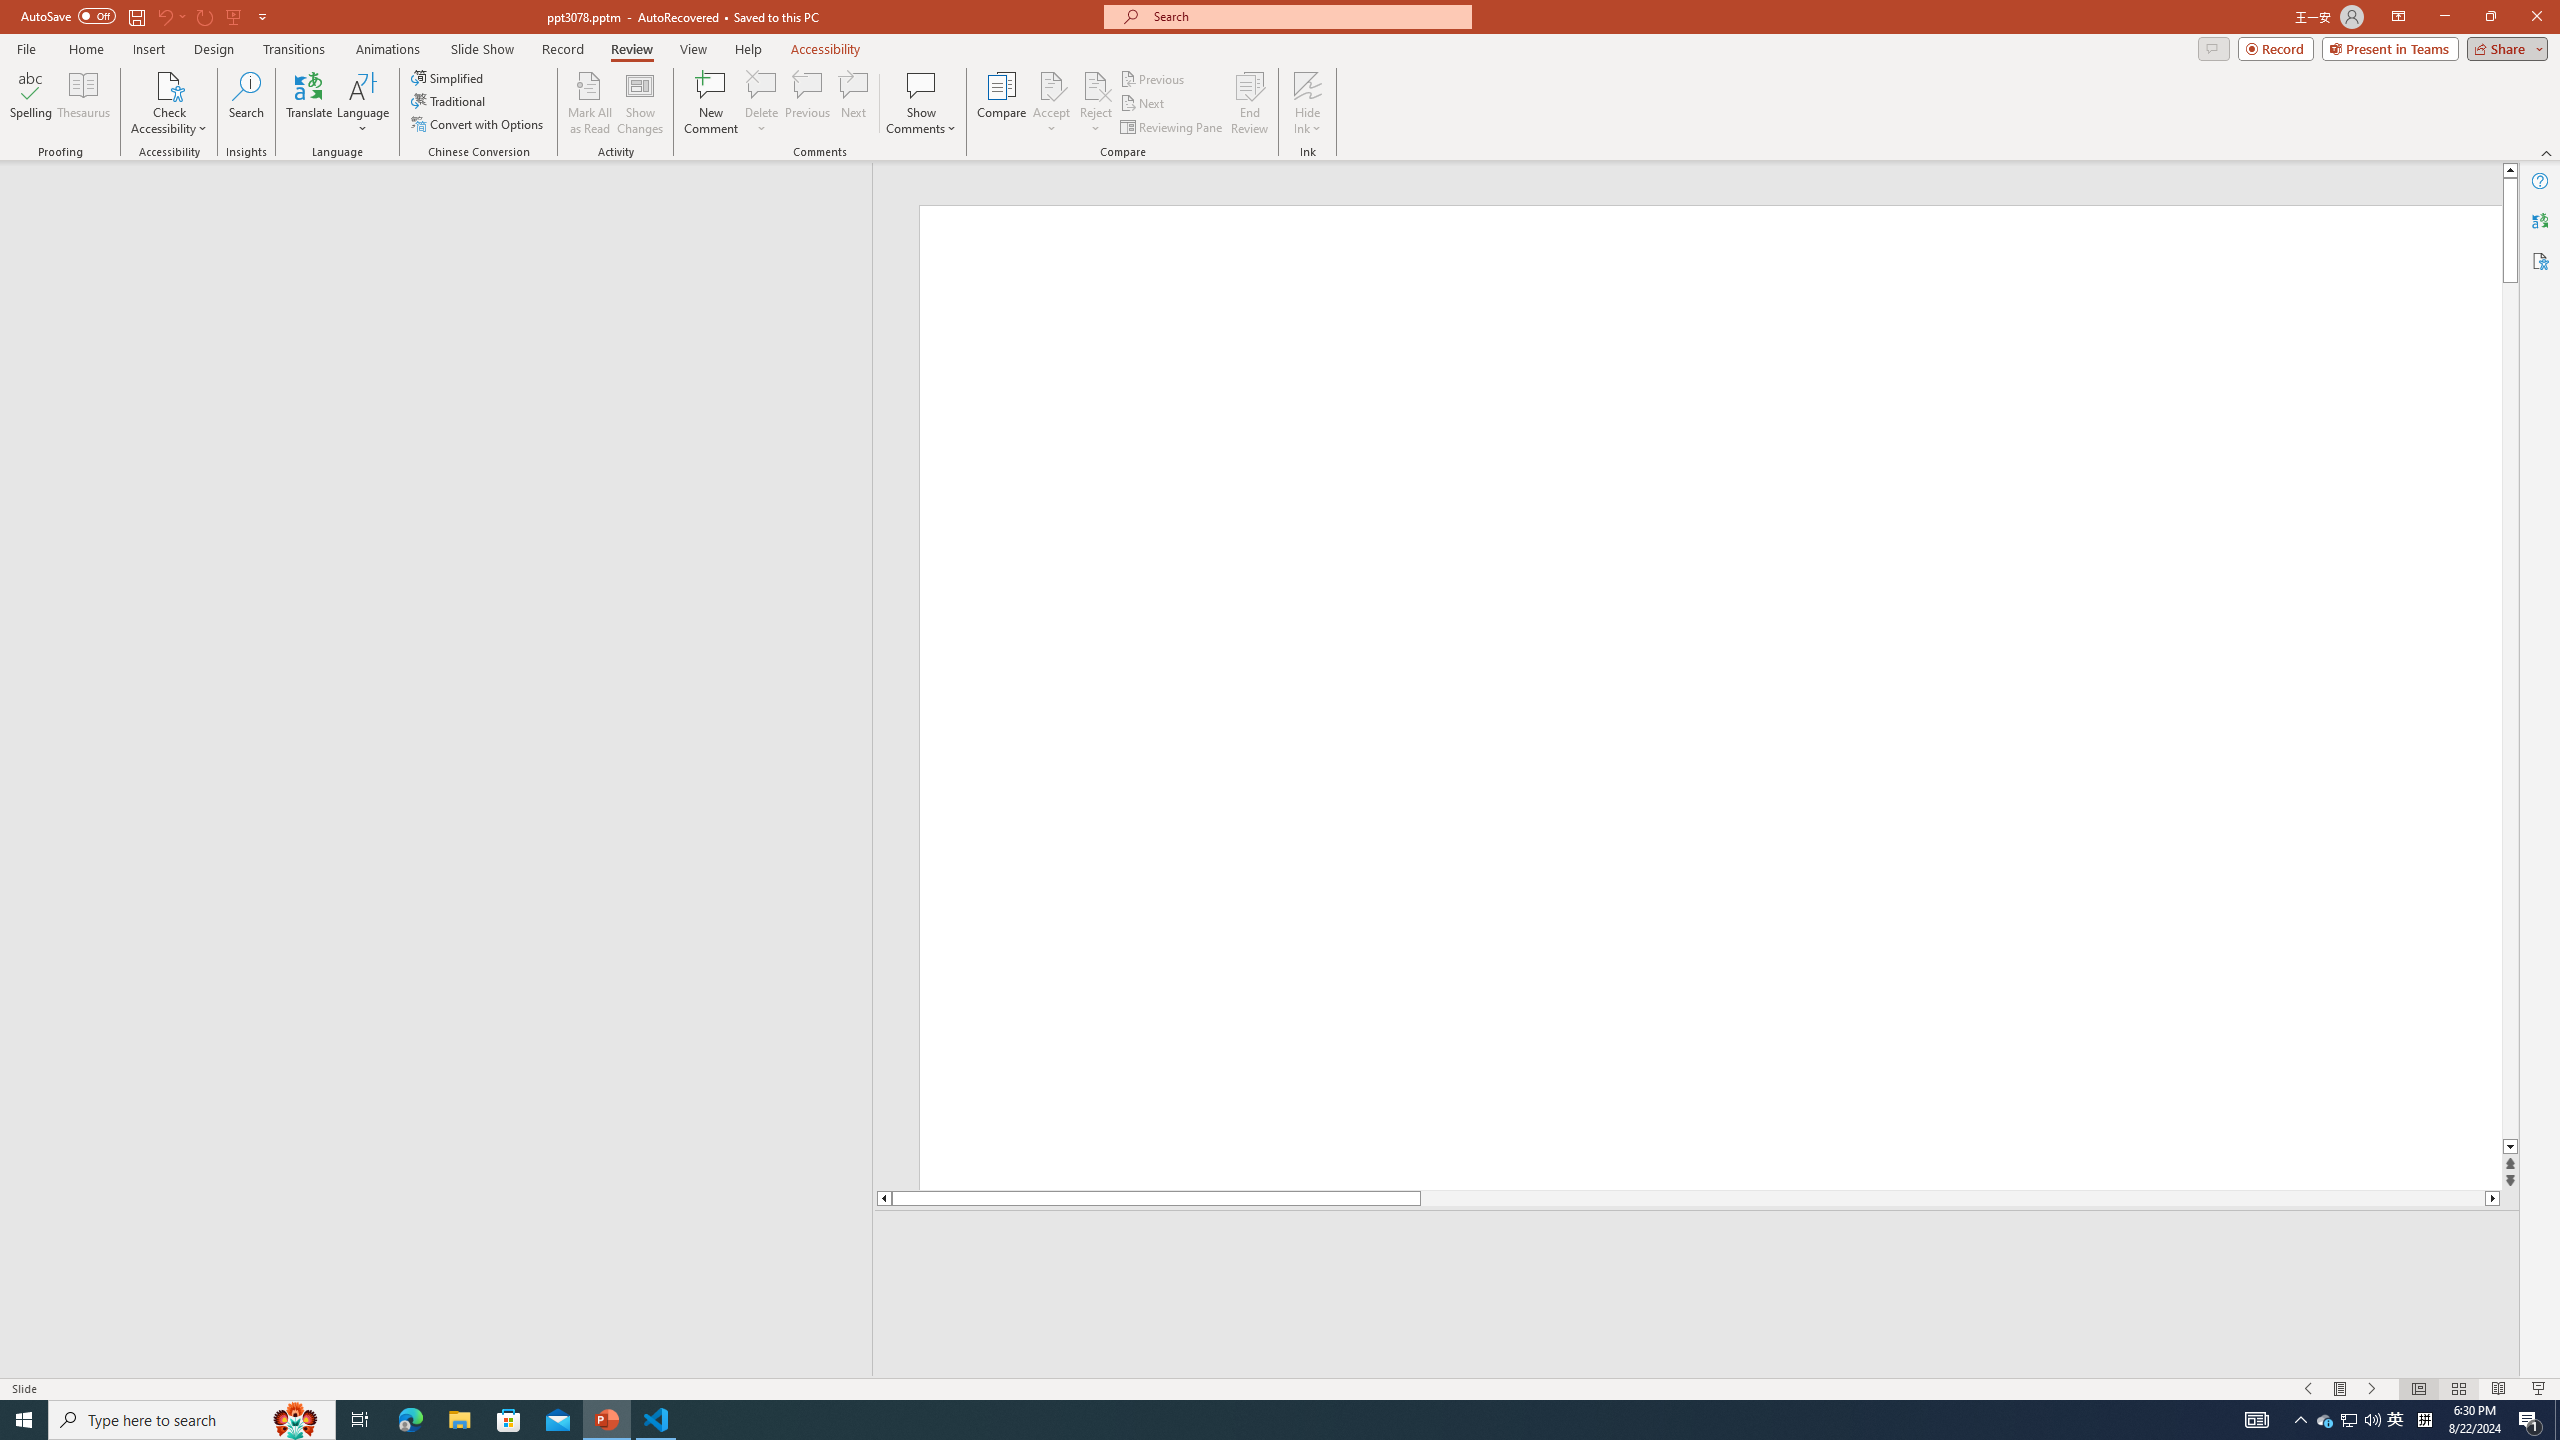 The image size is (2560, 1440). What do you see at coordinates (448, 77) in the screenshot?
I see `'Simplified'` at bounding box center [448, 77].